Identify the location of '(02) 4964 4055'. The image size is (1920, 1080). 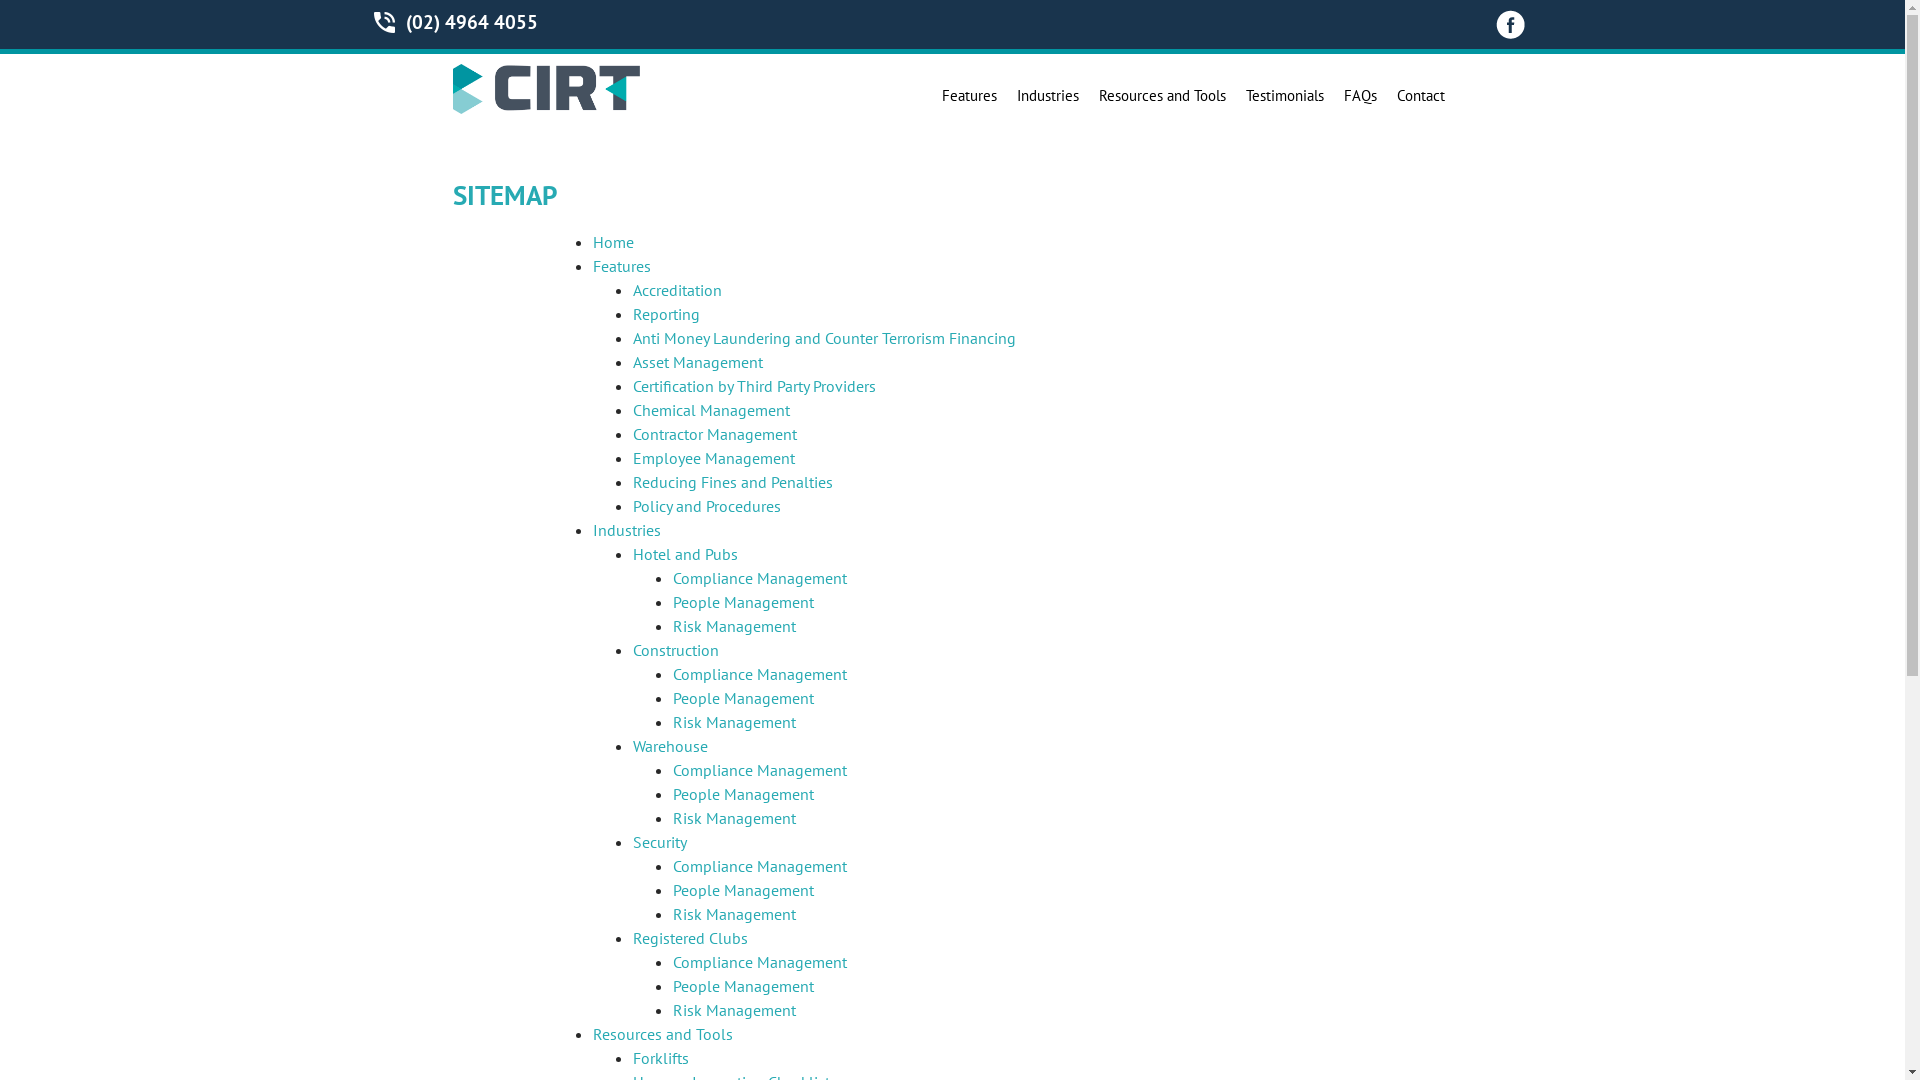
(470, 22).